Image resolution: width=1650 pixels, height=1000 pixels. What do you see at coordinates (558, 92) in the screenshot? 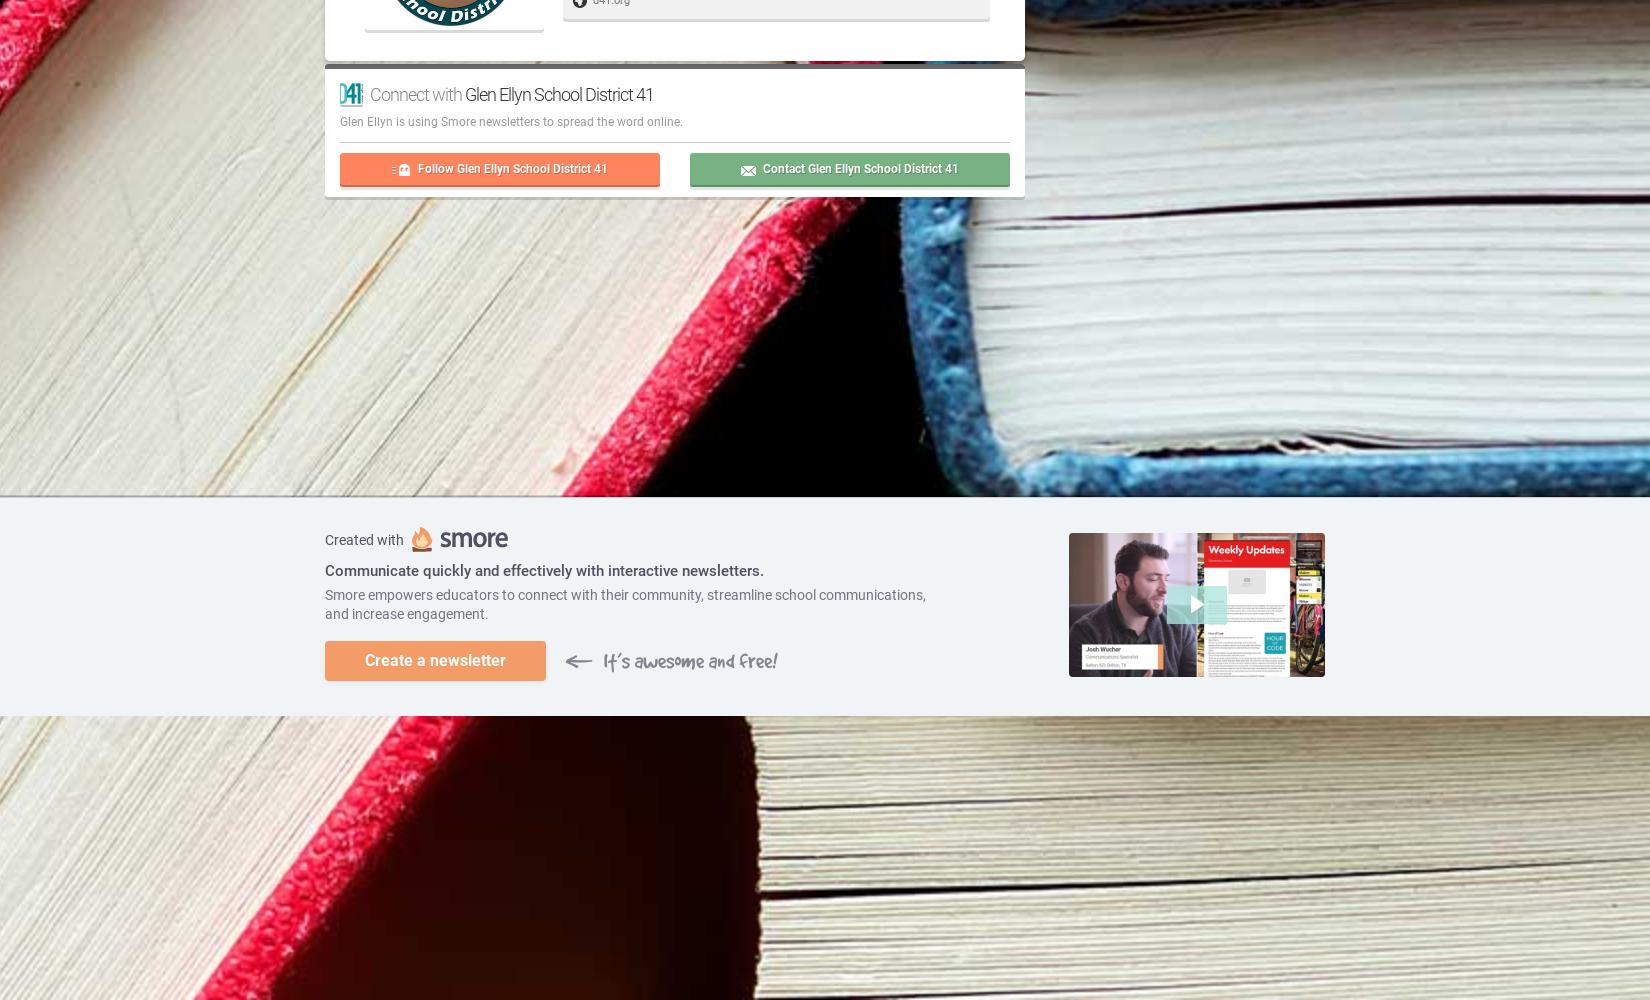
I see `'Glen Ellyn School District 41'` at bounding box center [558, 92].